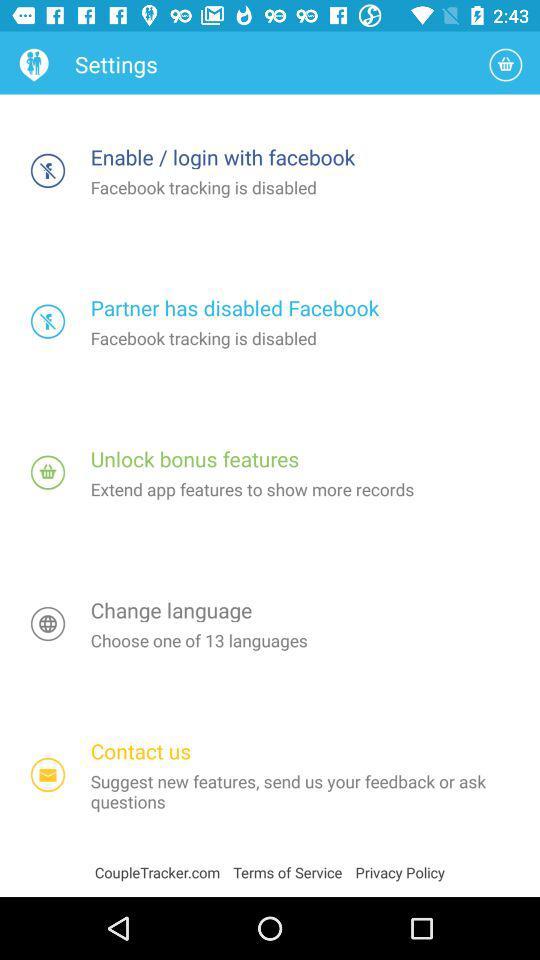  Describe the element at coordinates (48, 623) in the screenshot. I see `change language` at that location.